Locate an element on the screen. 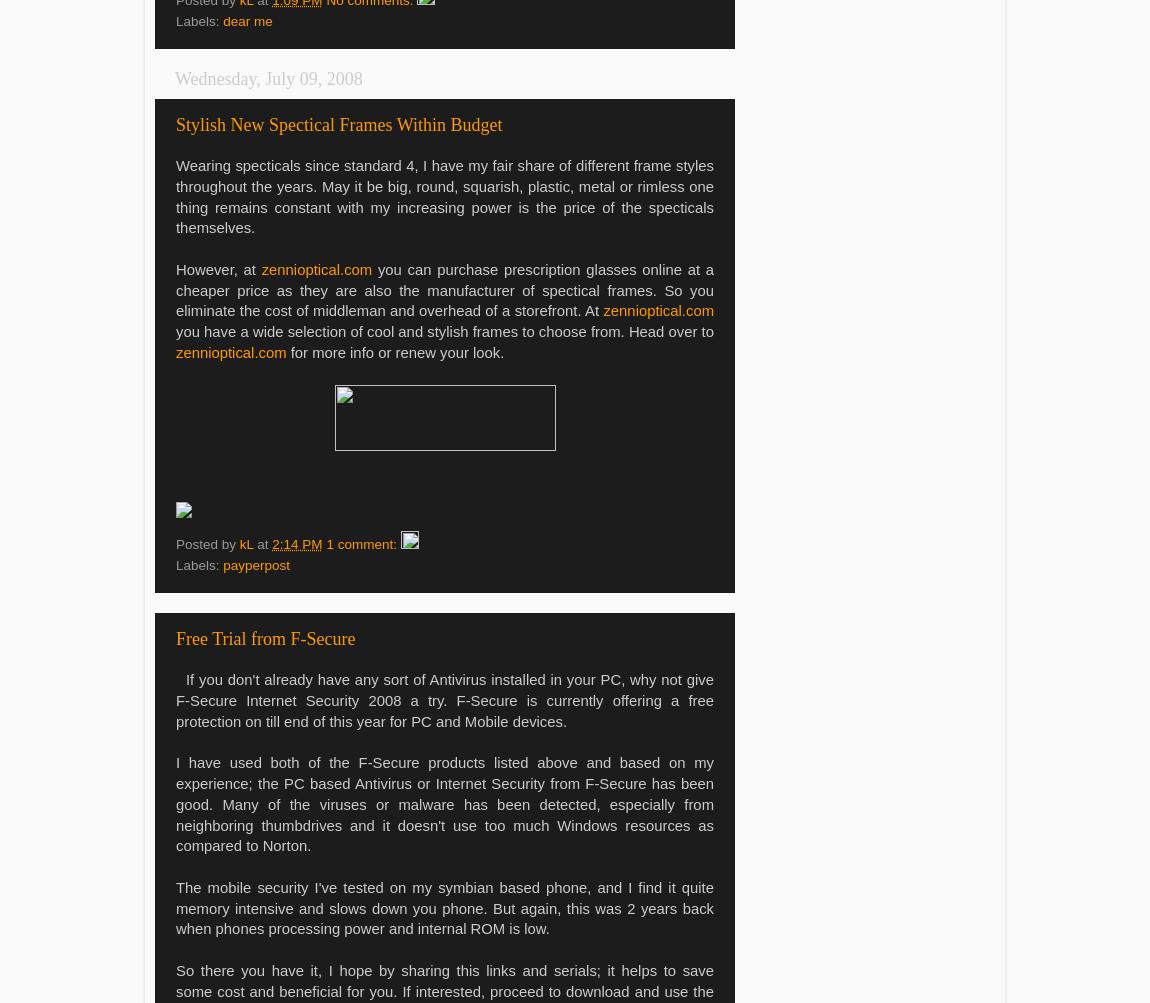 Image resolution: width=1150 pixels, height=1003 pixels. 'Posted by' is located at coordinates (206, 542).